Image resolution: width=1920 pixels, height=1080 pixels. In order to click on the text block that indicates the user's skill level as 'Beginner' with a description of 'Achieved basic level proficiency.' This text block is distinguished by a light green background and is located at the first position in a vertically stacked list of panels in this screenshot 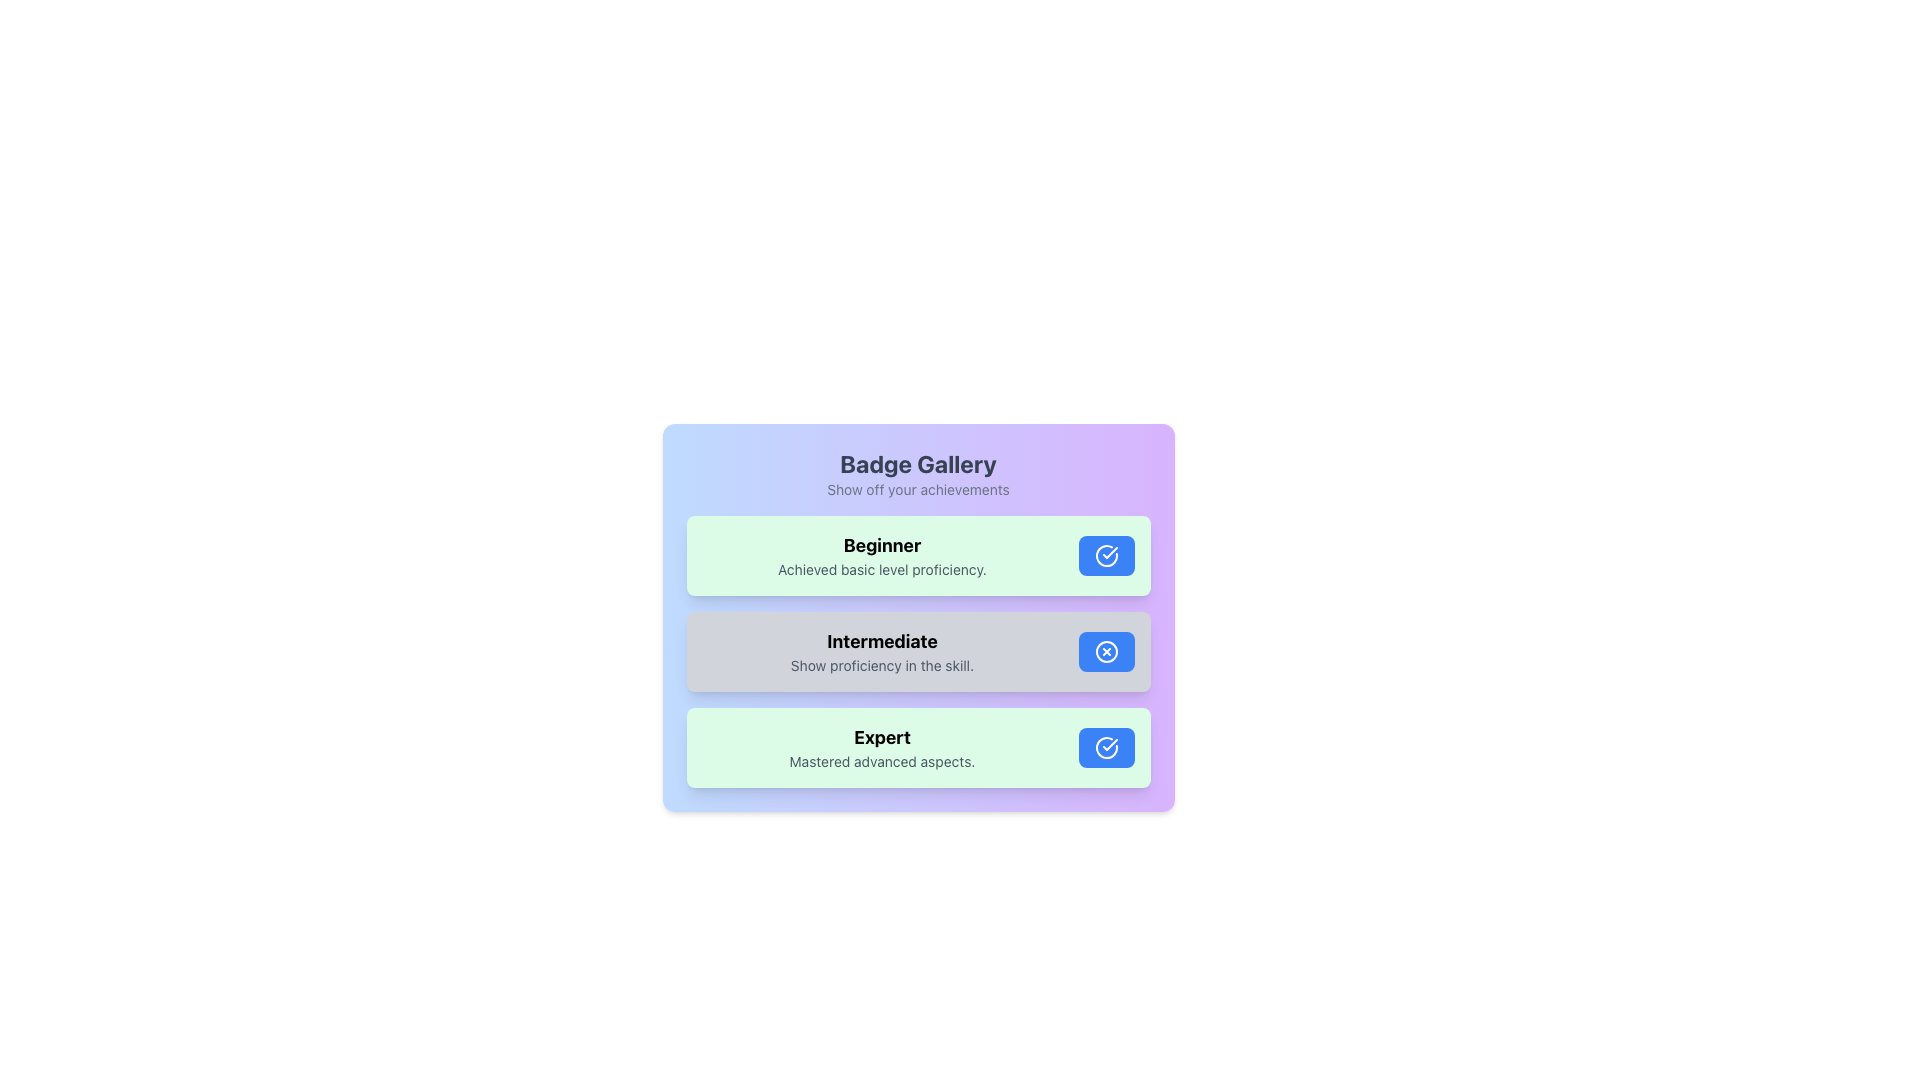, I will do `click(881, 555)`.